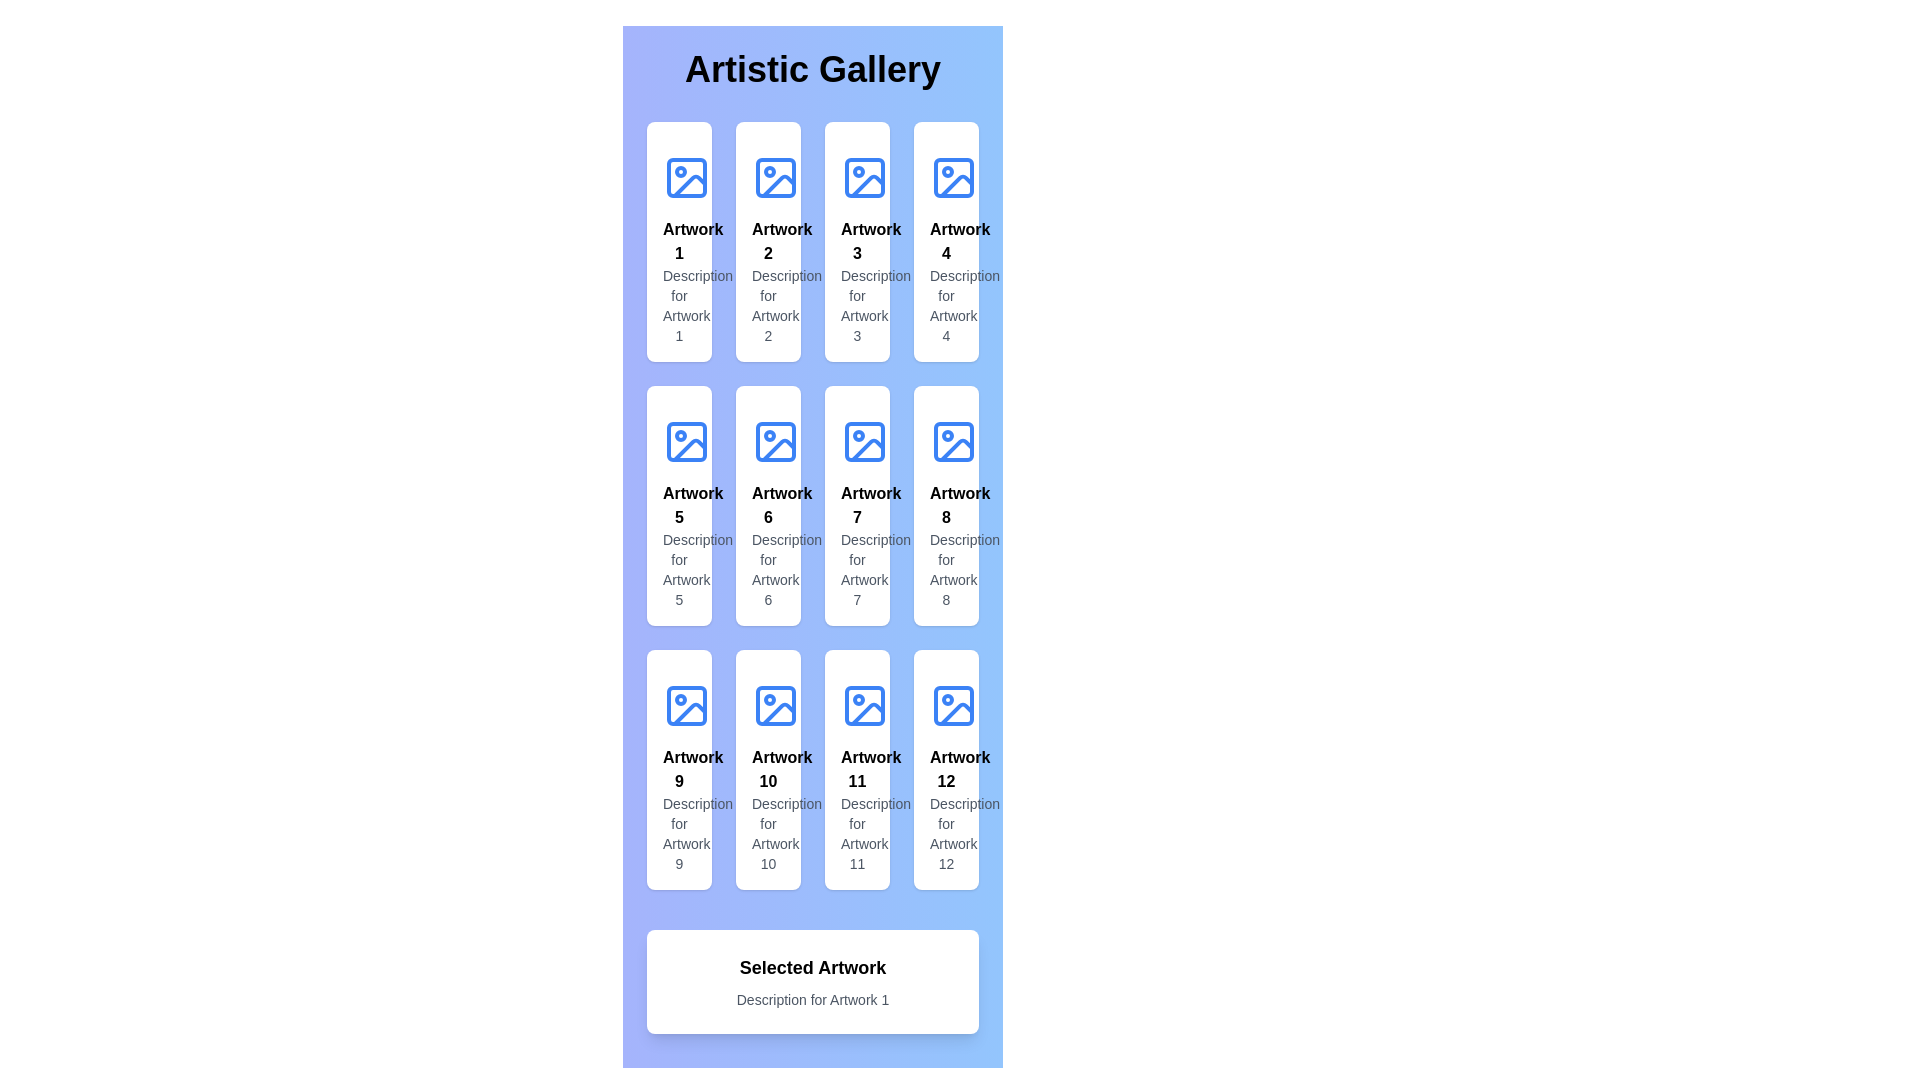  What do you see at coordinates (679, 769) in the screenshot?
I see `the Card displaying information about 'Artwork 9' in the Artistic Gallery, located in the third row and the first column` at bounding box center [679, 769].